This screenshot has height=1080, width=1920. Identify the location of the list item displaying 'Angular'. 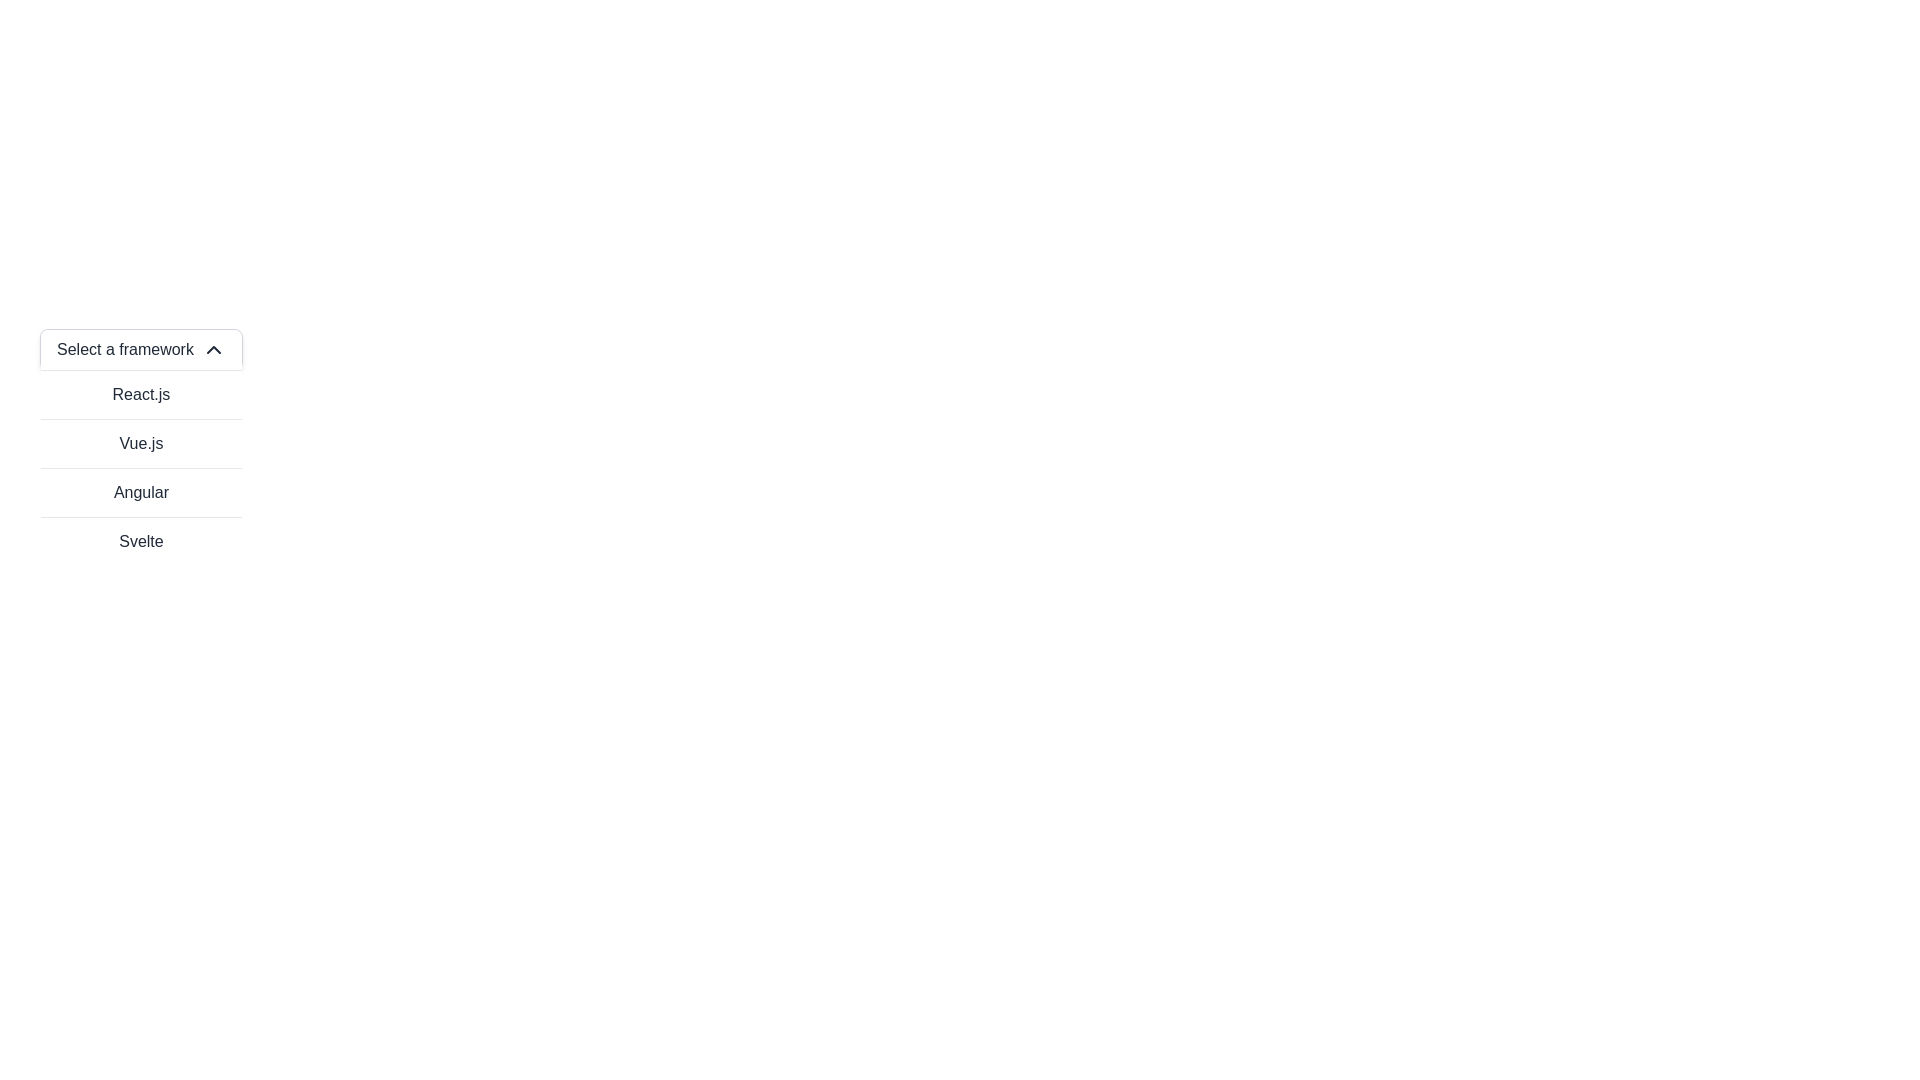
(140, 492).